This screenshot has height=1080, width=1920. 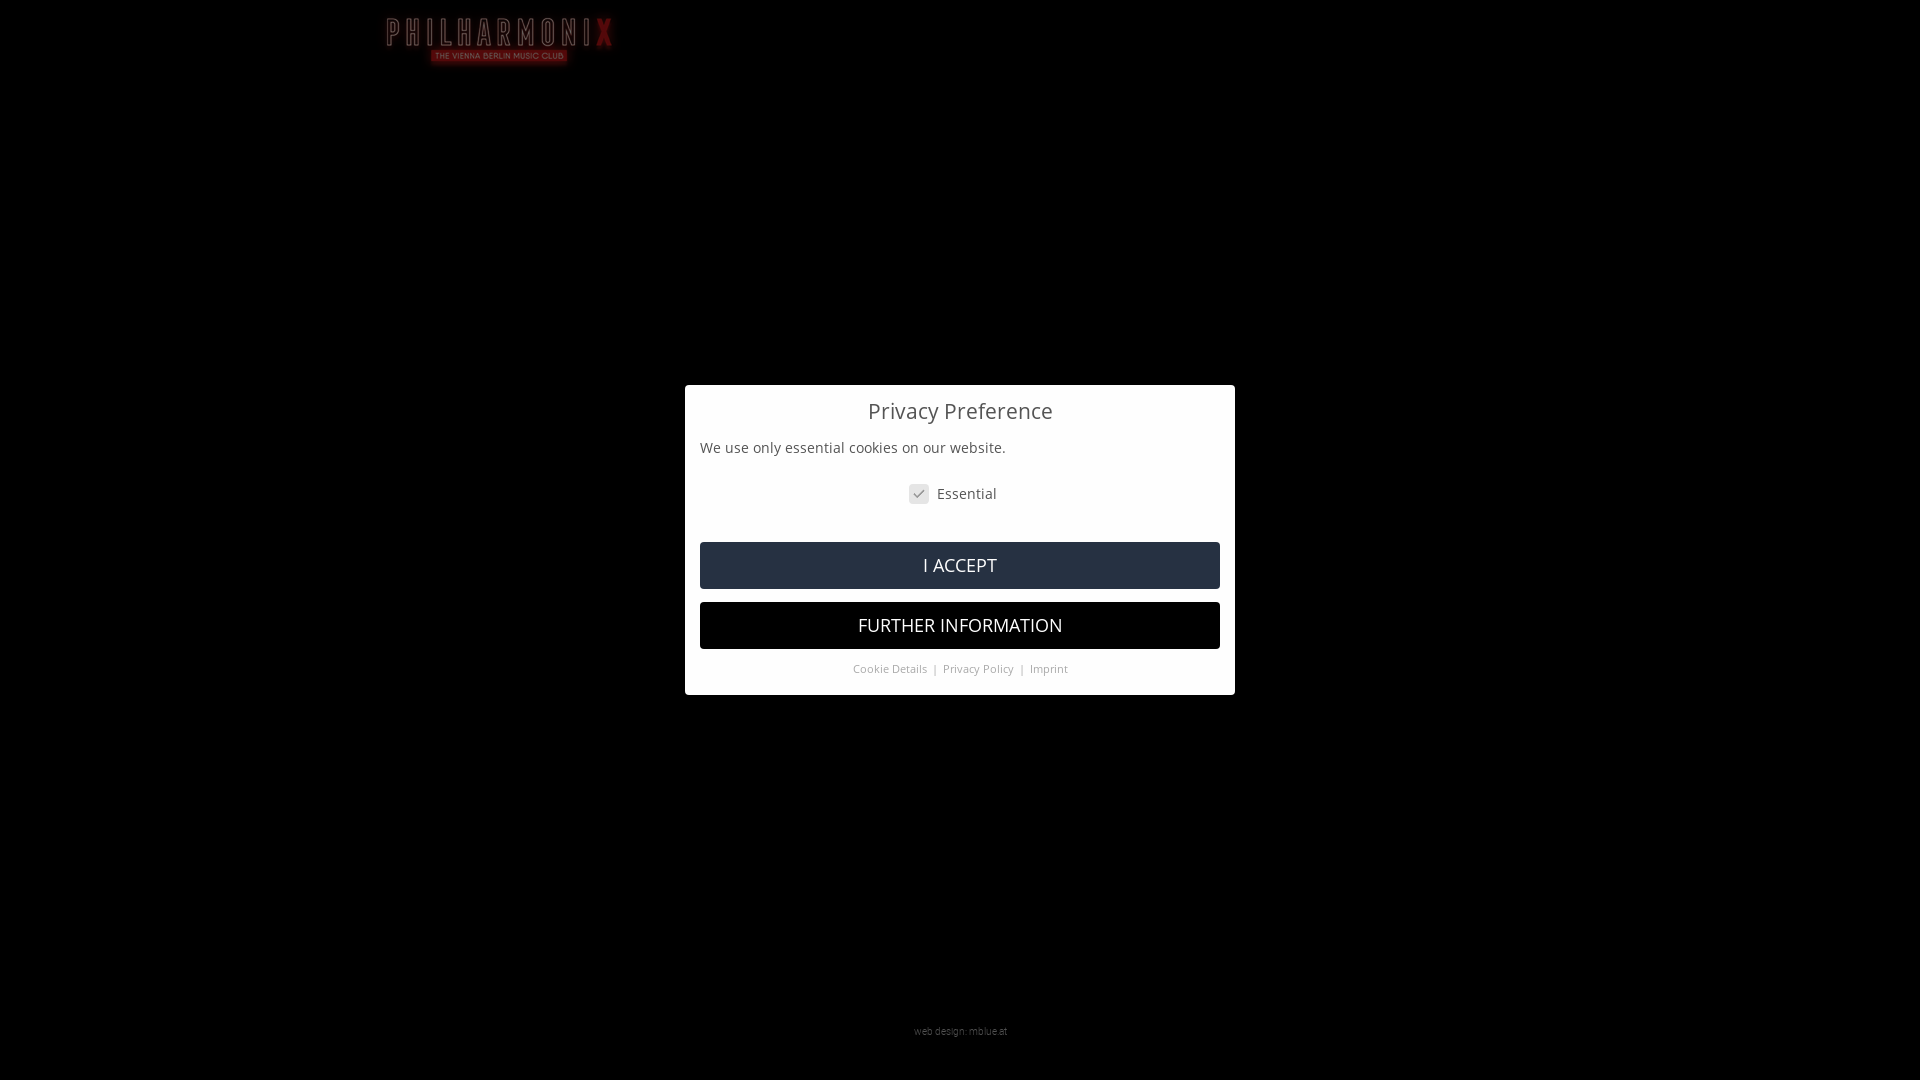 What do you see at coordinates (960, 565) in the screenshot?
I see `'I ACCEPT'` at bounding box center [960, 565].